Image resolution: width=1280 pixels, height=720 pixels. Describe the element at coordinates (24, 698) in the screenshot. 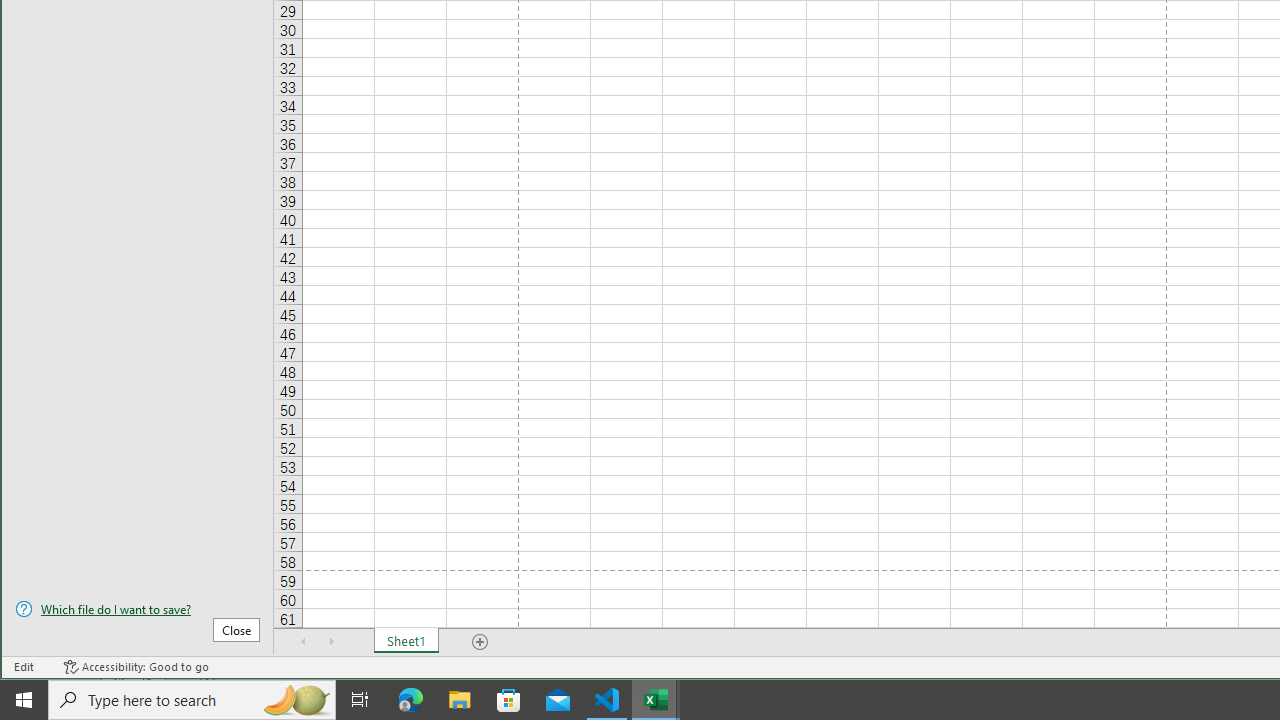

I see `'Start'` at that location.